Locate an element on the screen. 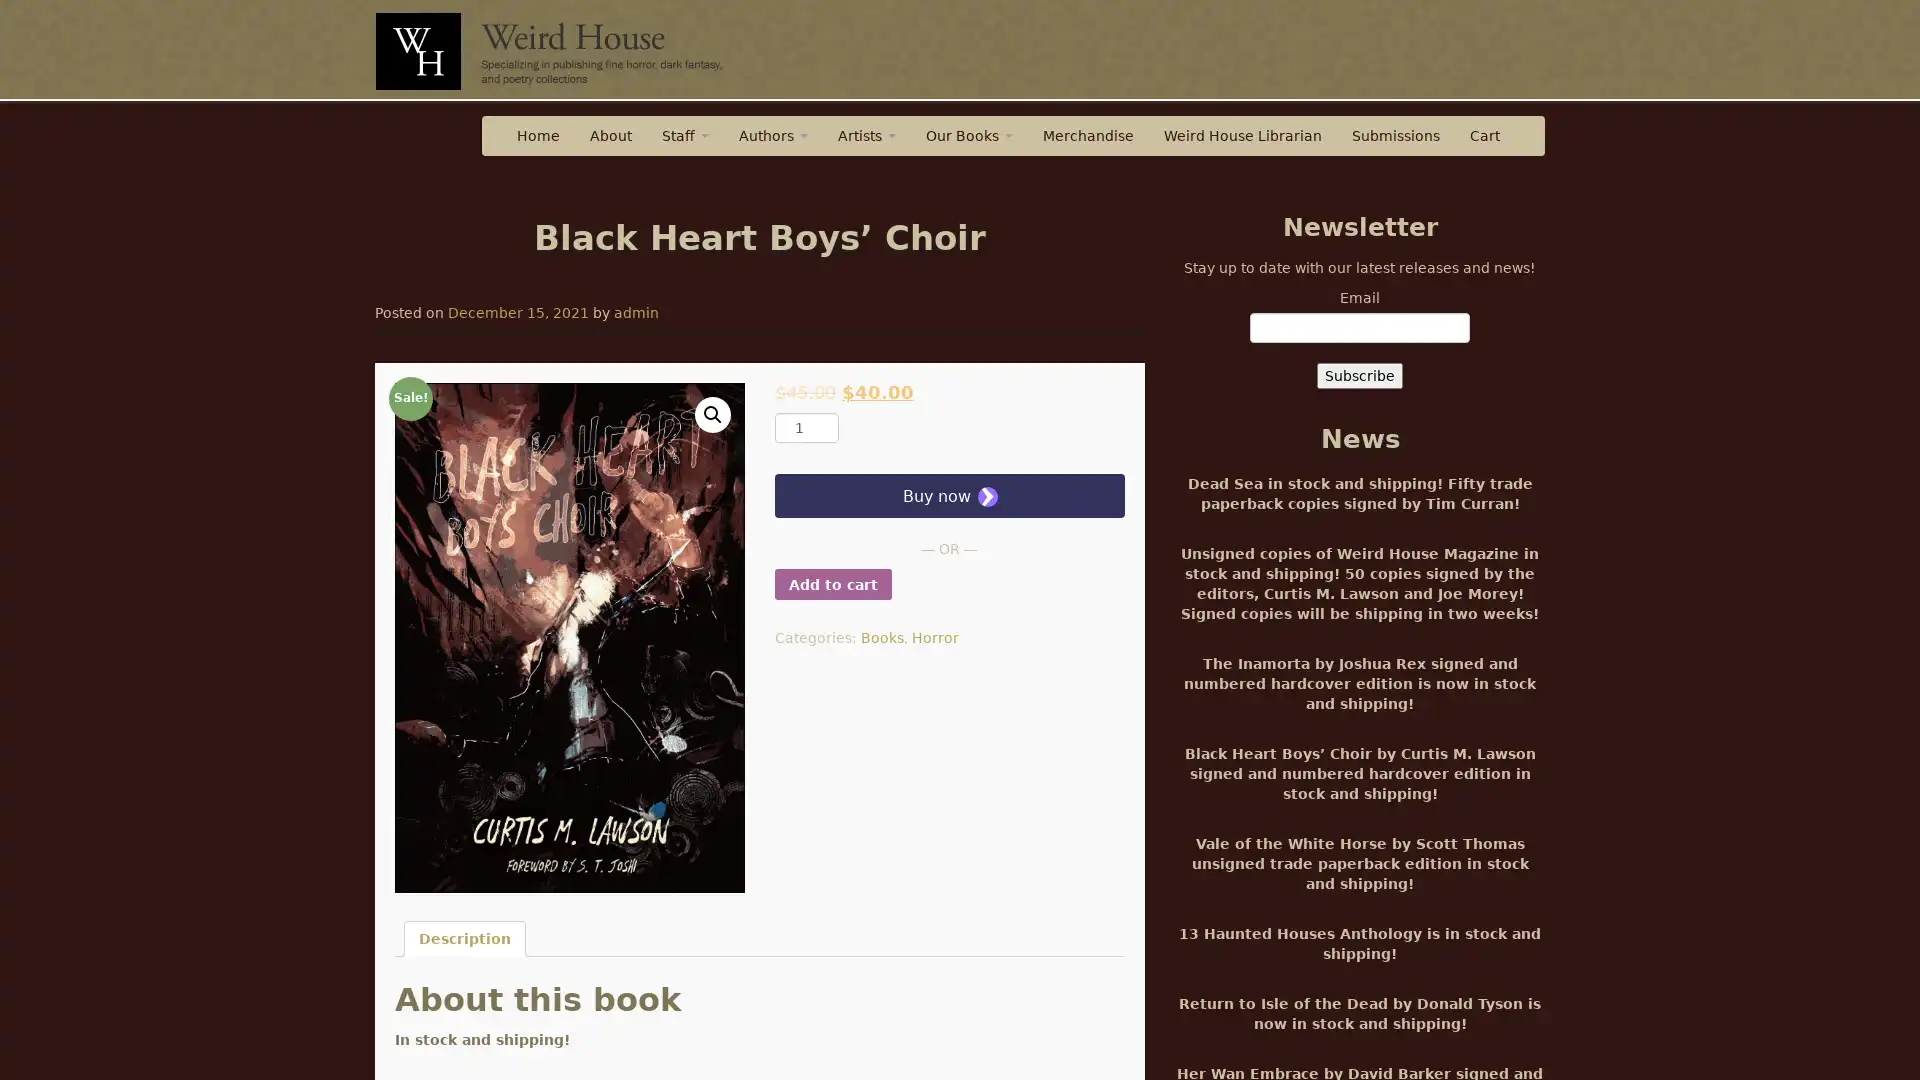 This screenshot has height=1080, width=1920. Add to cart is located at coordinates (832, 584).